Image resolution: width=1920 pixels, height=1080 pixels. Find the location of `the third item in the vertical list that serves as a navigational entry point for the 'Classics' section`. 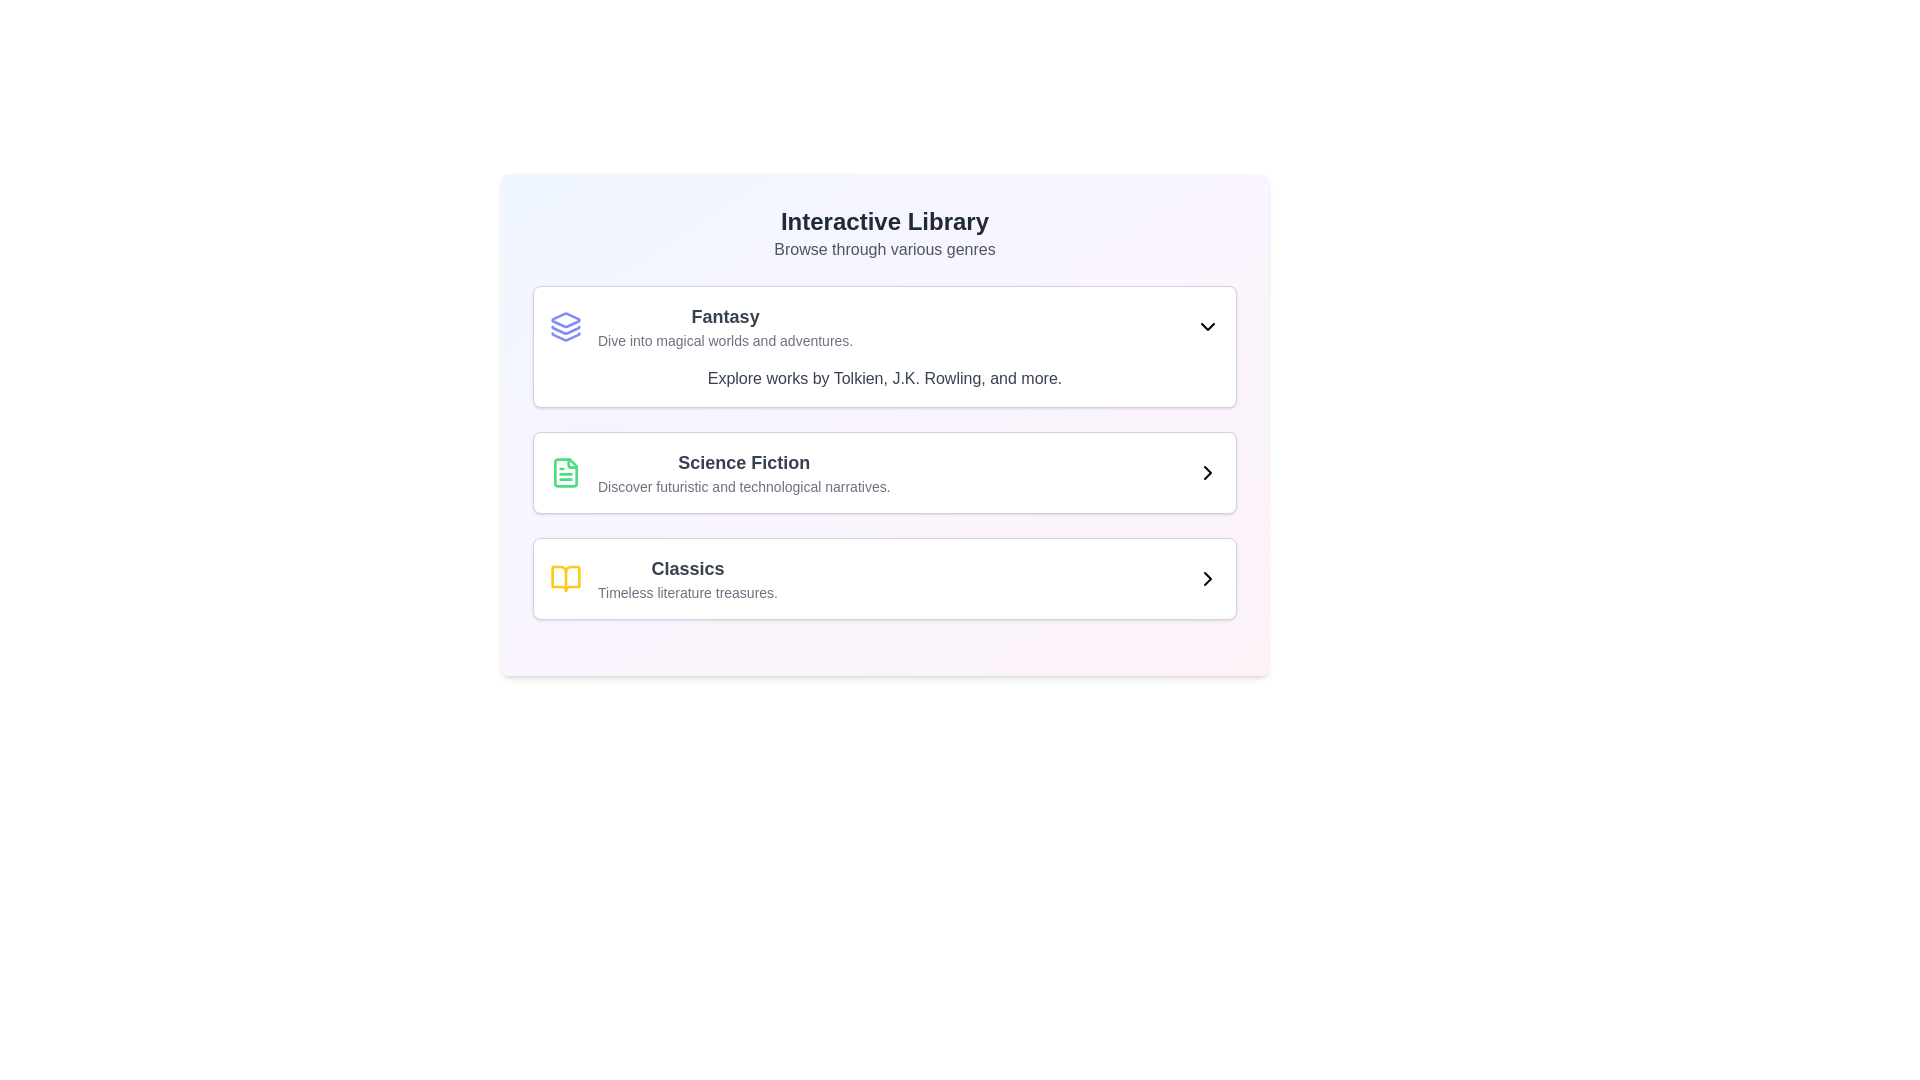

the third item in the vertical list that serves as a navigational entry point for the 'Classics' section is located at coordinates (883, 578).